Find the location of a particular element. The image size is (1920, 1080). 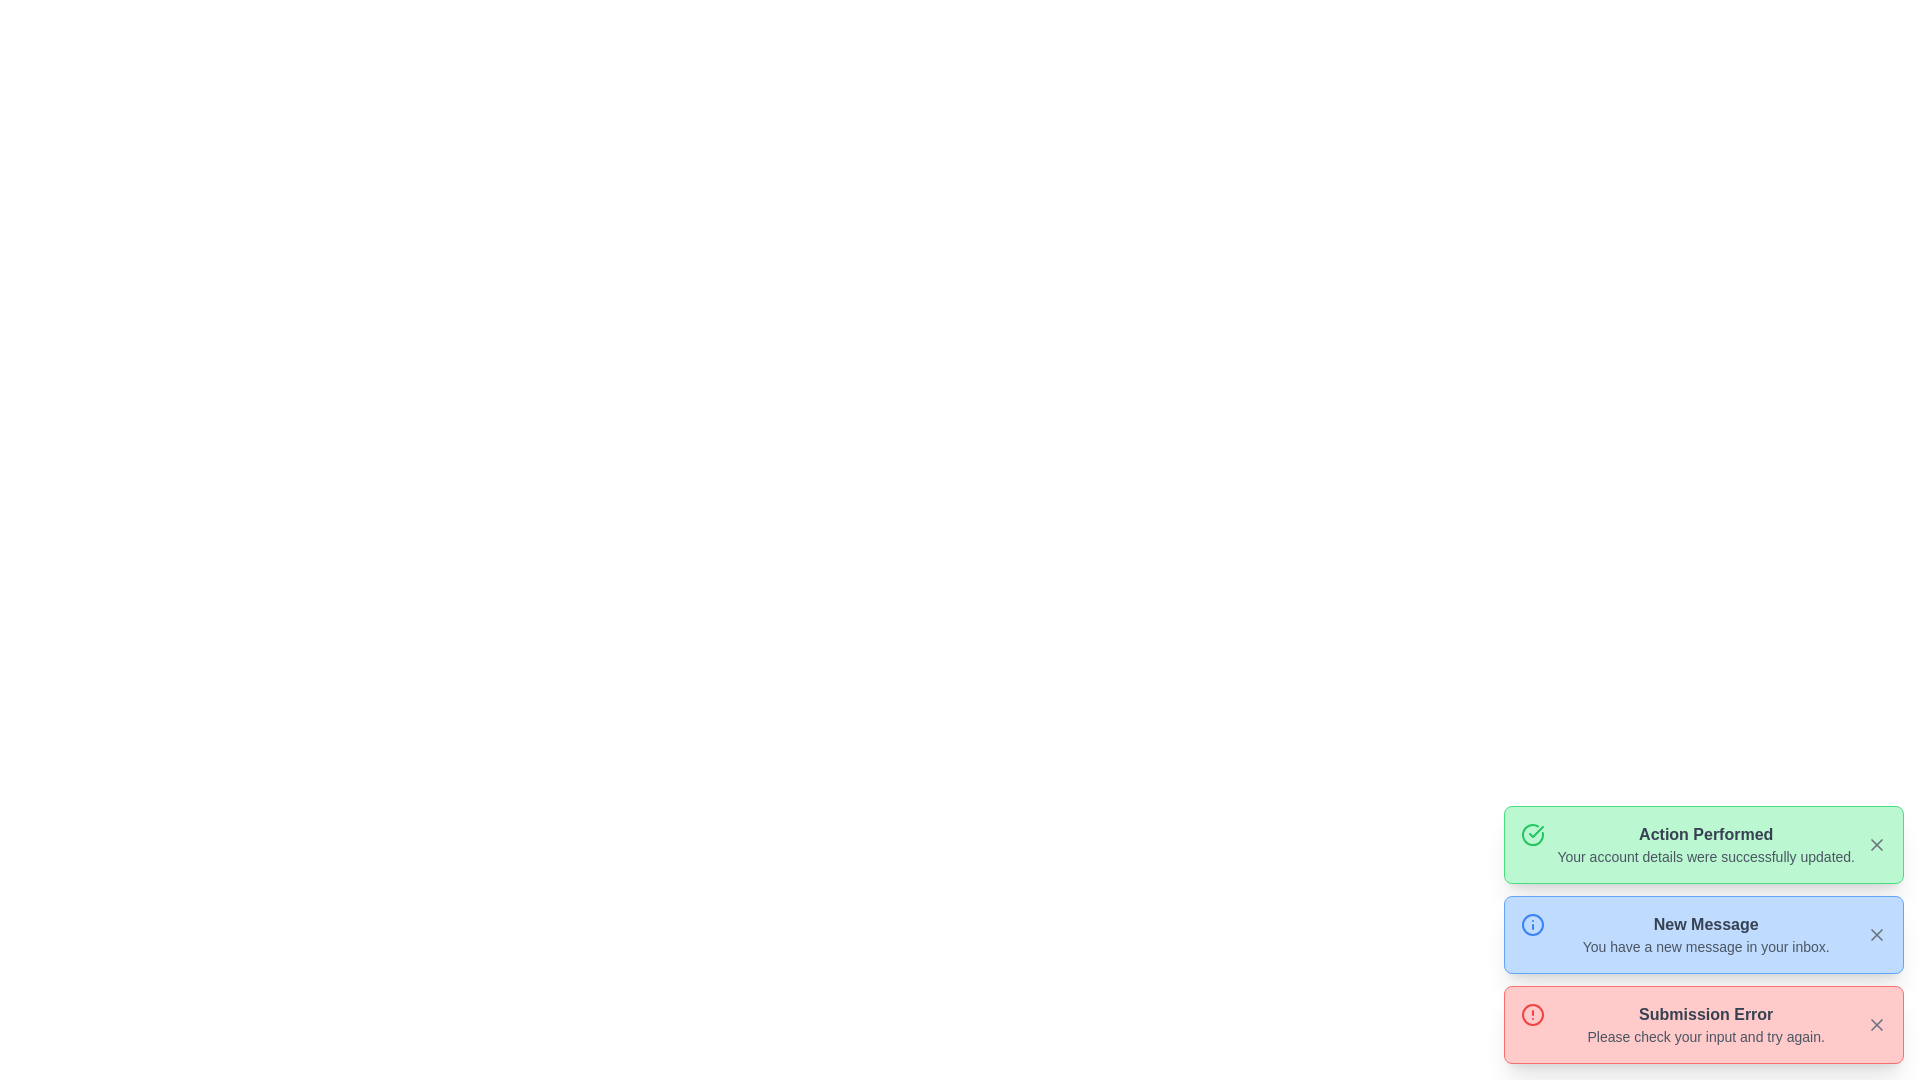

the checkmark icon inside the green success notification box located to the left of the text 'Action Performed' is located at coordinates (1535, 832).